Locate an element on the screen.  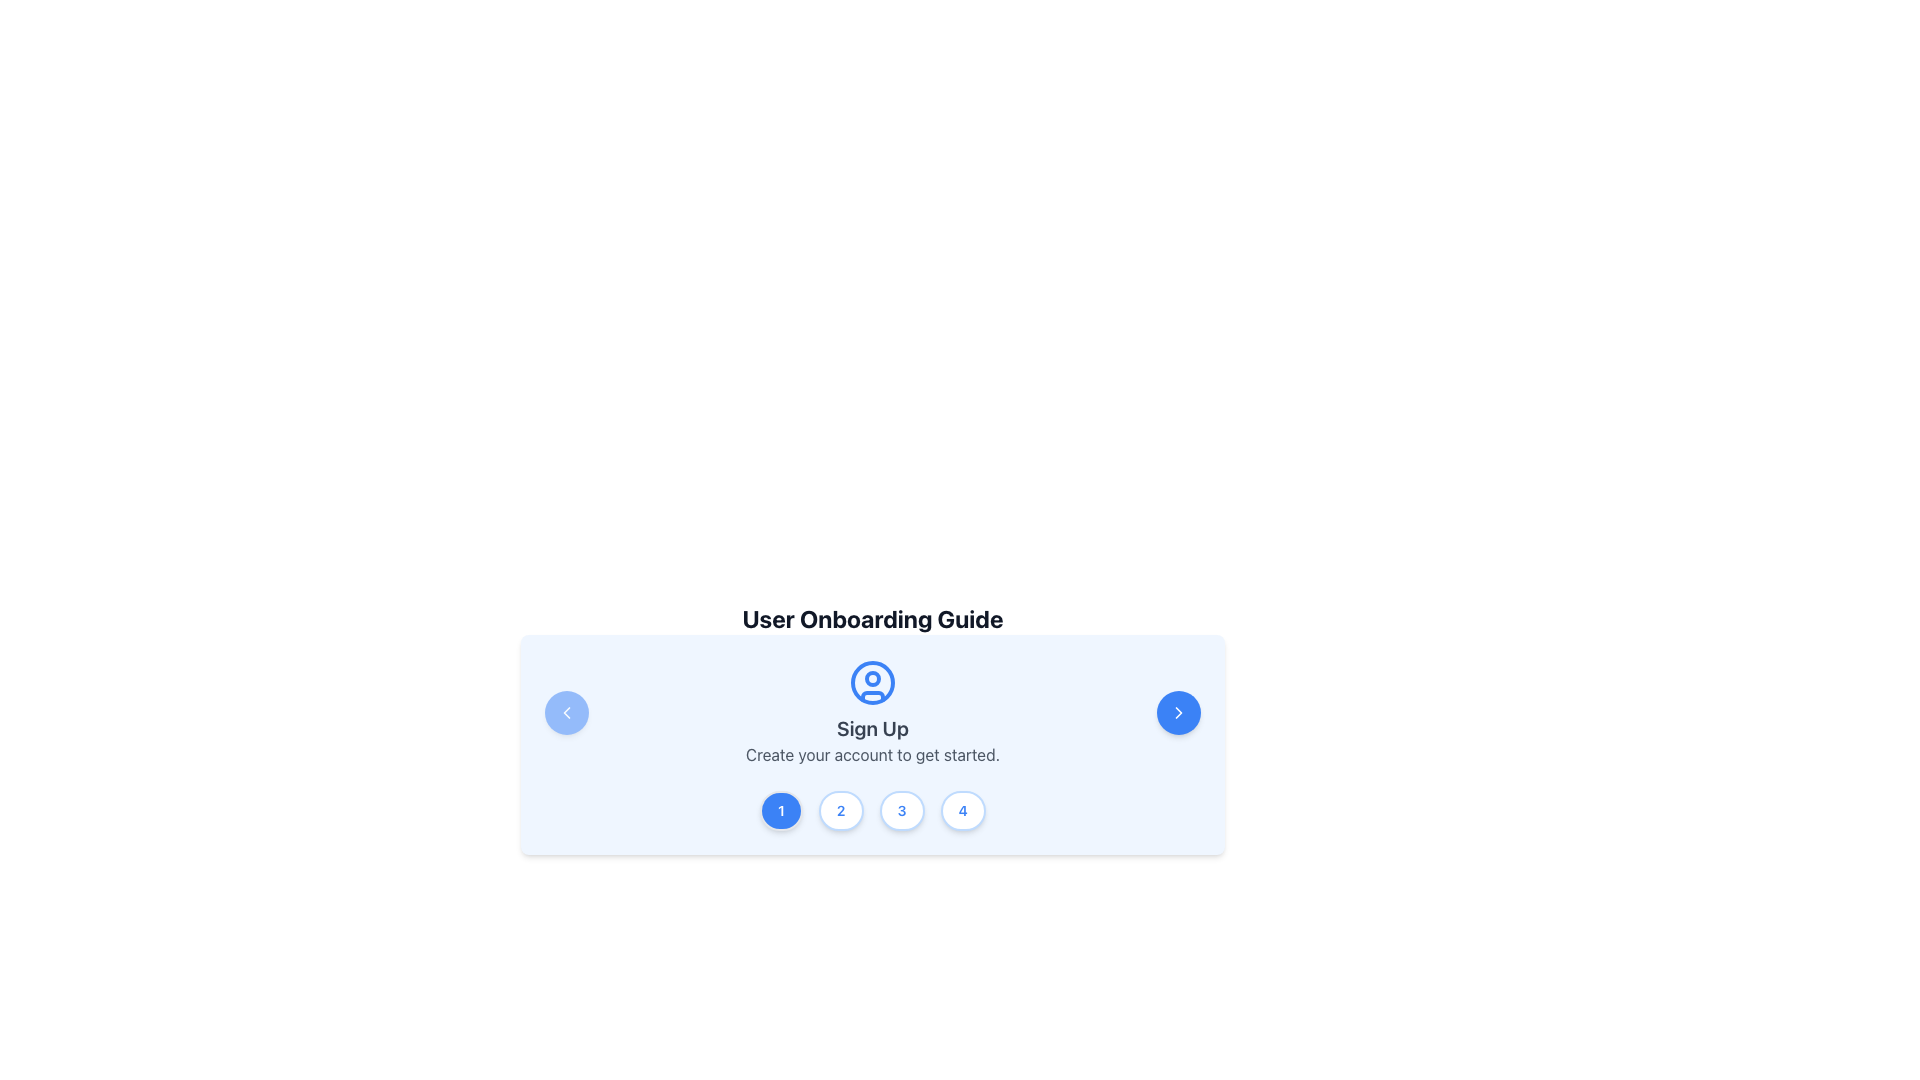
the small circular button displaying the number '4' with a white background and light blue border for additional information is located at coordinates (963, 810).